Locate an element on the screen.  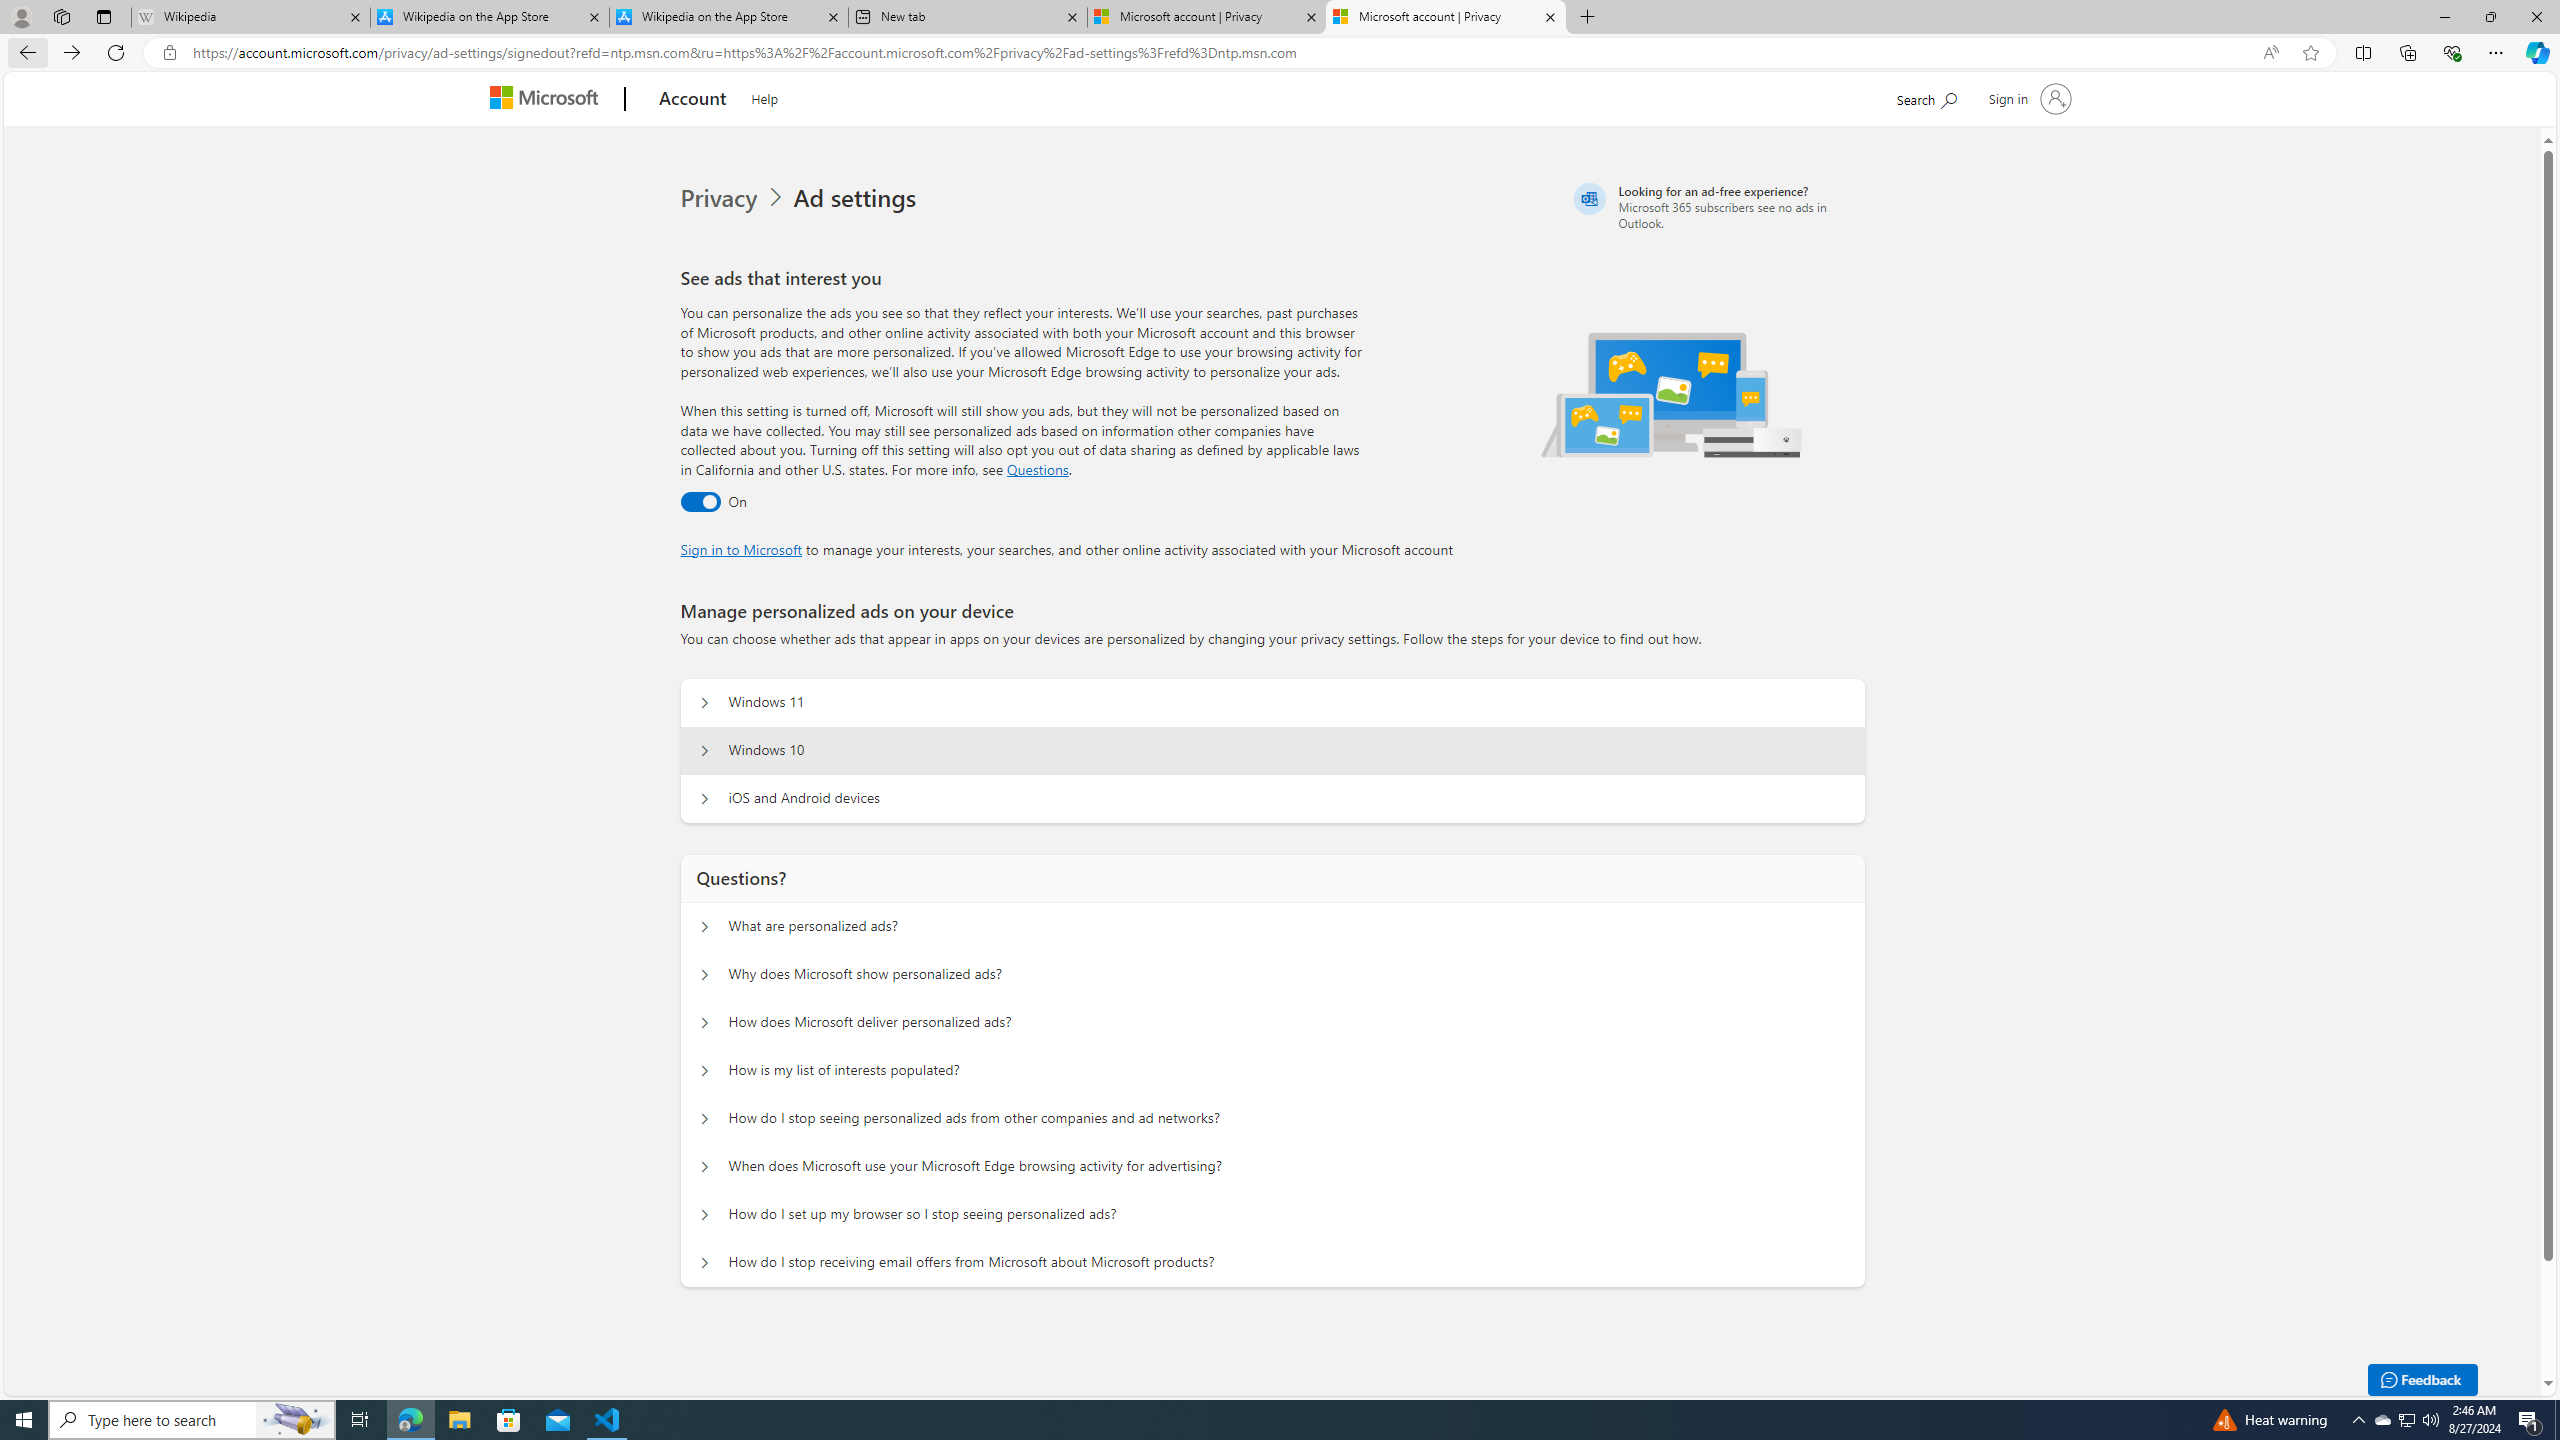
'Privacy' is located at coordinates (735, 198).